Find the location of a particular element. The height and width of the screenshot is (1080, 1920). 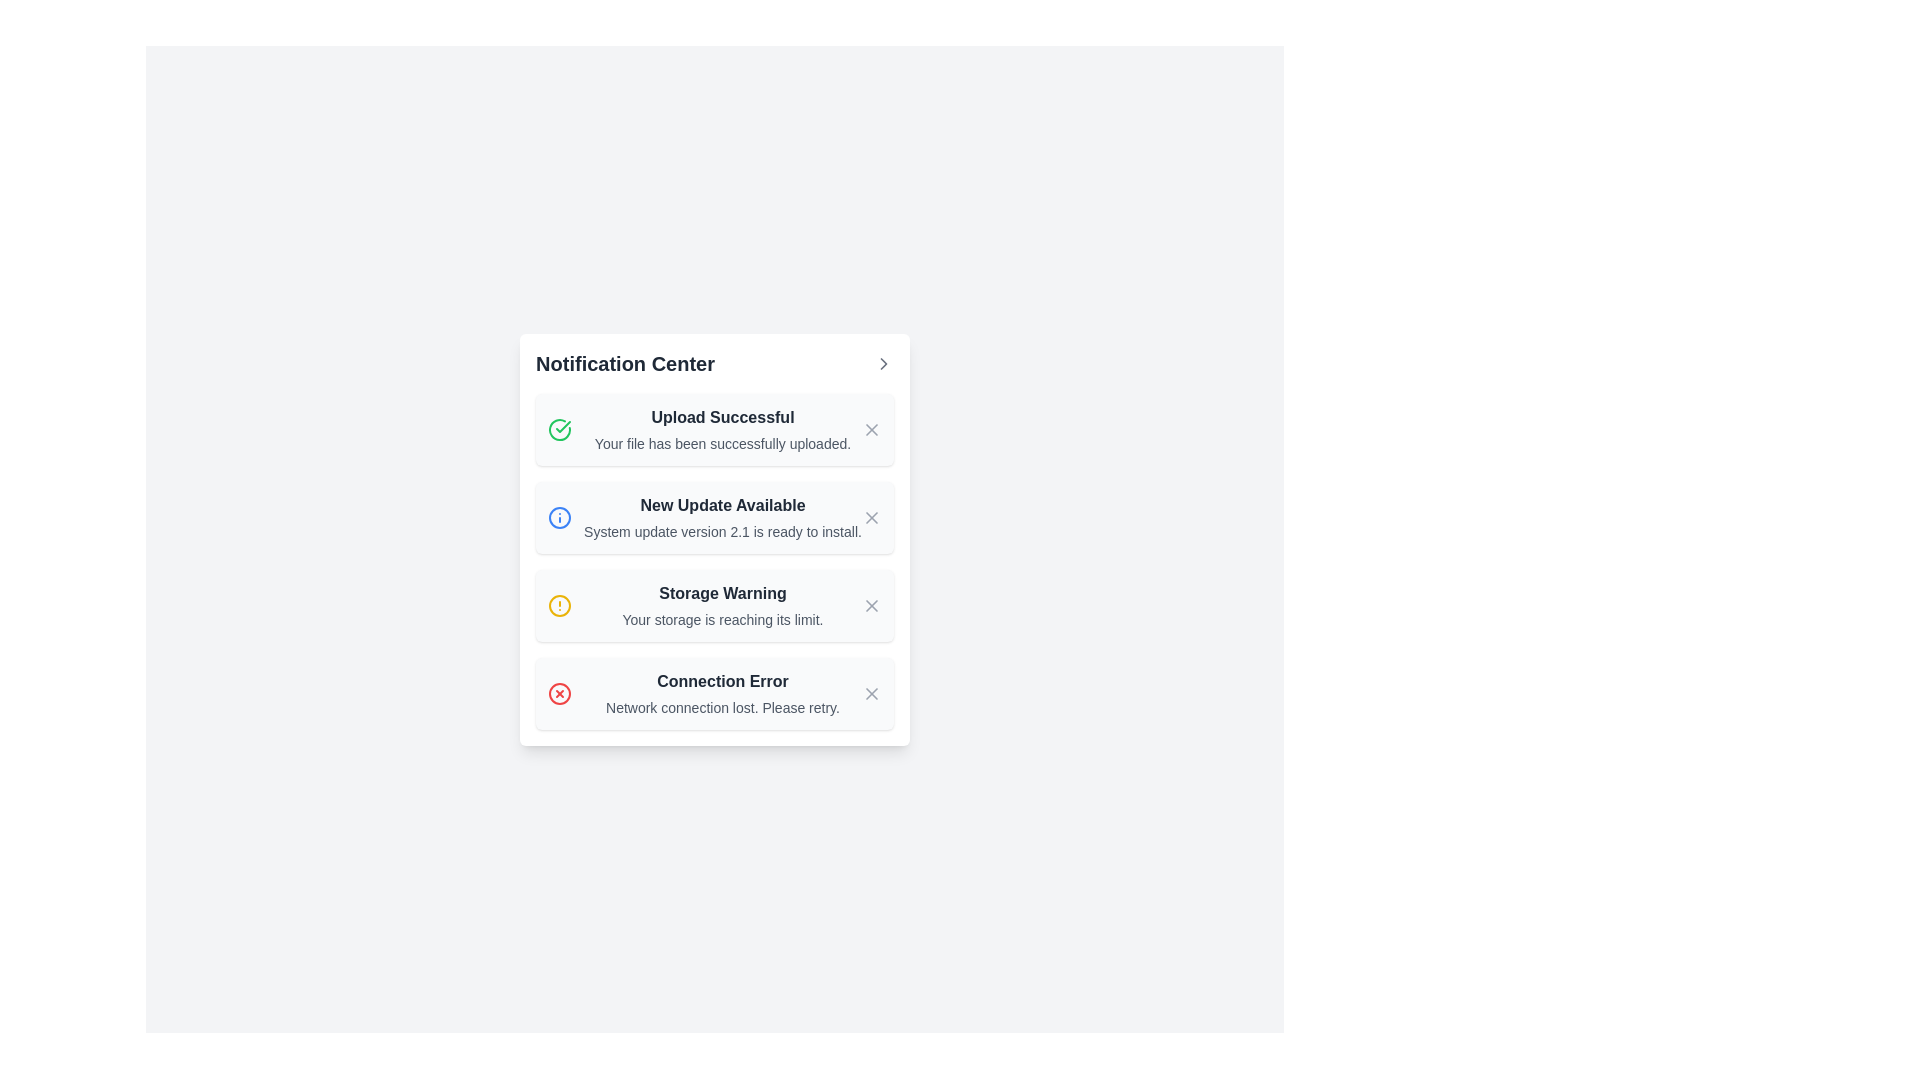

the 'Connection Error' text label, which is displayed in bold dark gray font within the bottom notification entry of the notifications list is located at coordinates (722, 680).